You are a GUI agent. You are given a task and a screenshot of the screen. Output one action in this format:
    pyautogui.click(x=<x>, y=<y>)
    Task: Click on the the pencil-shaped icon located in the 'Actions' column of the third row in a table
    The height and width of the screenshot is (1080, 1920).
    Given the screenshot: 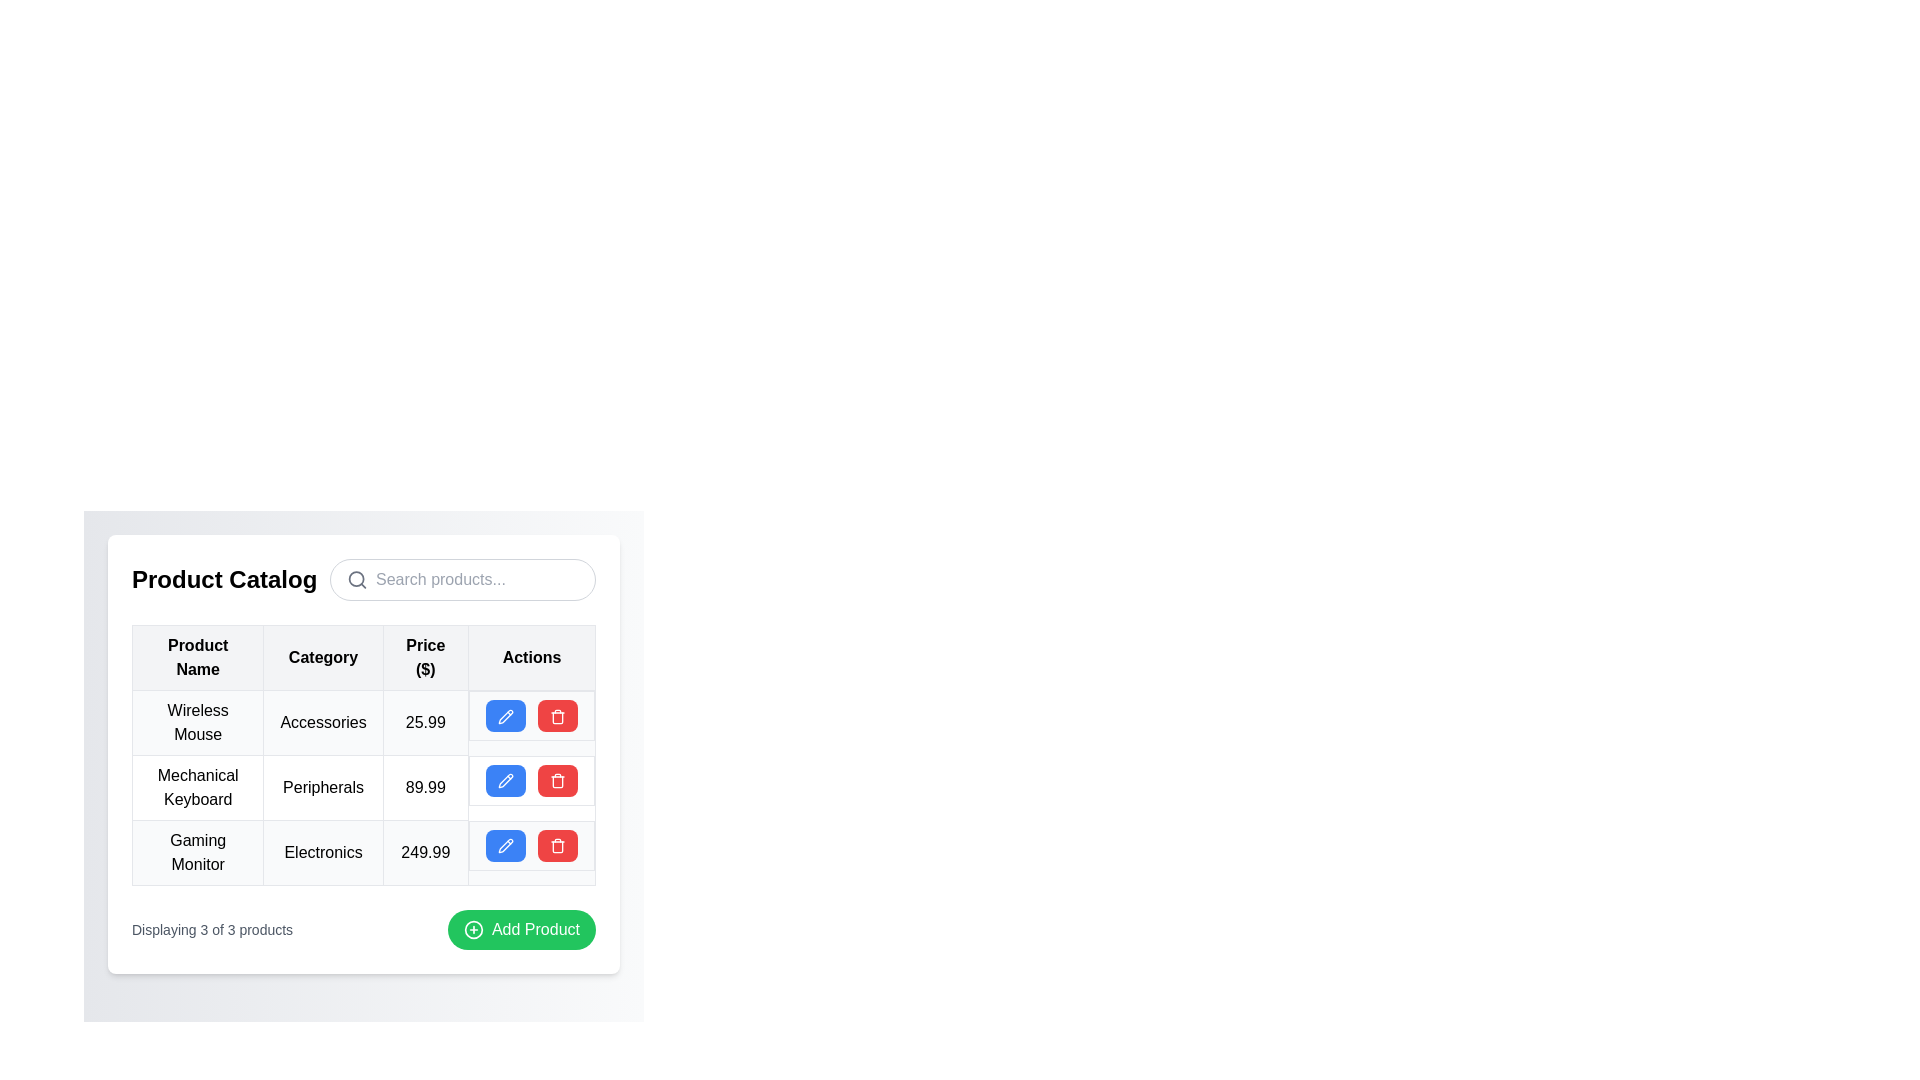 What is the action you would take?
    pyautogui.click(x=505, y=846)
    